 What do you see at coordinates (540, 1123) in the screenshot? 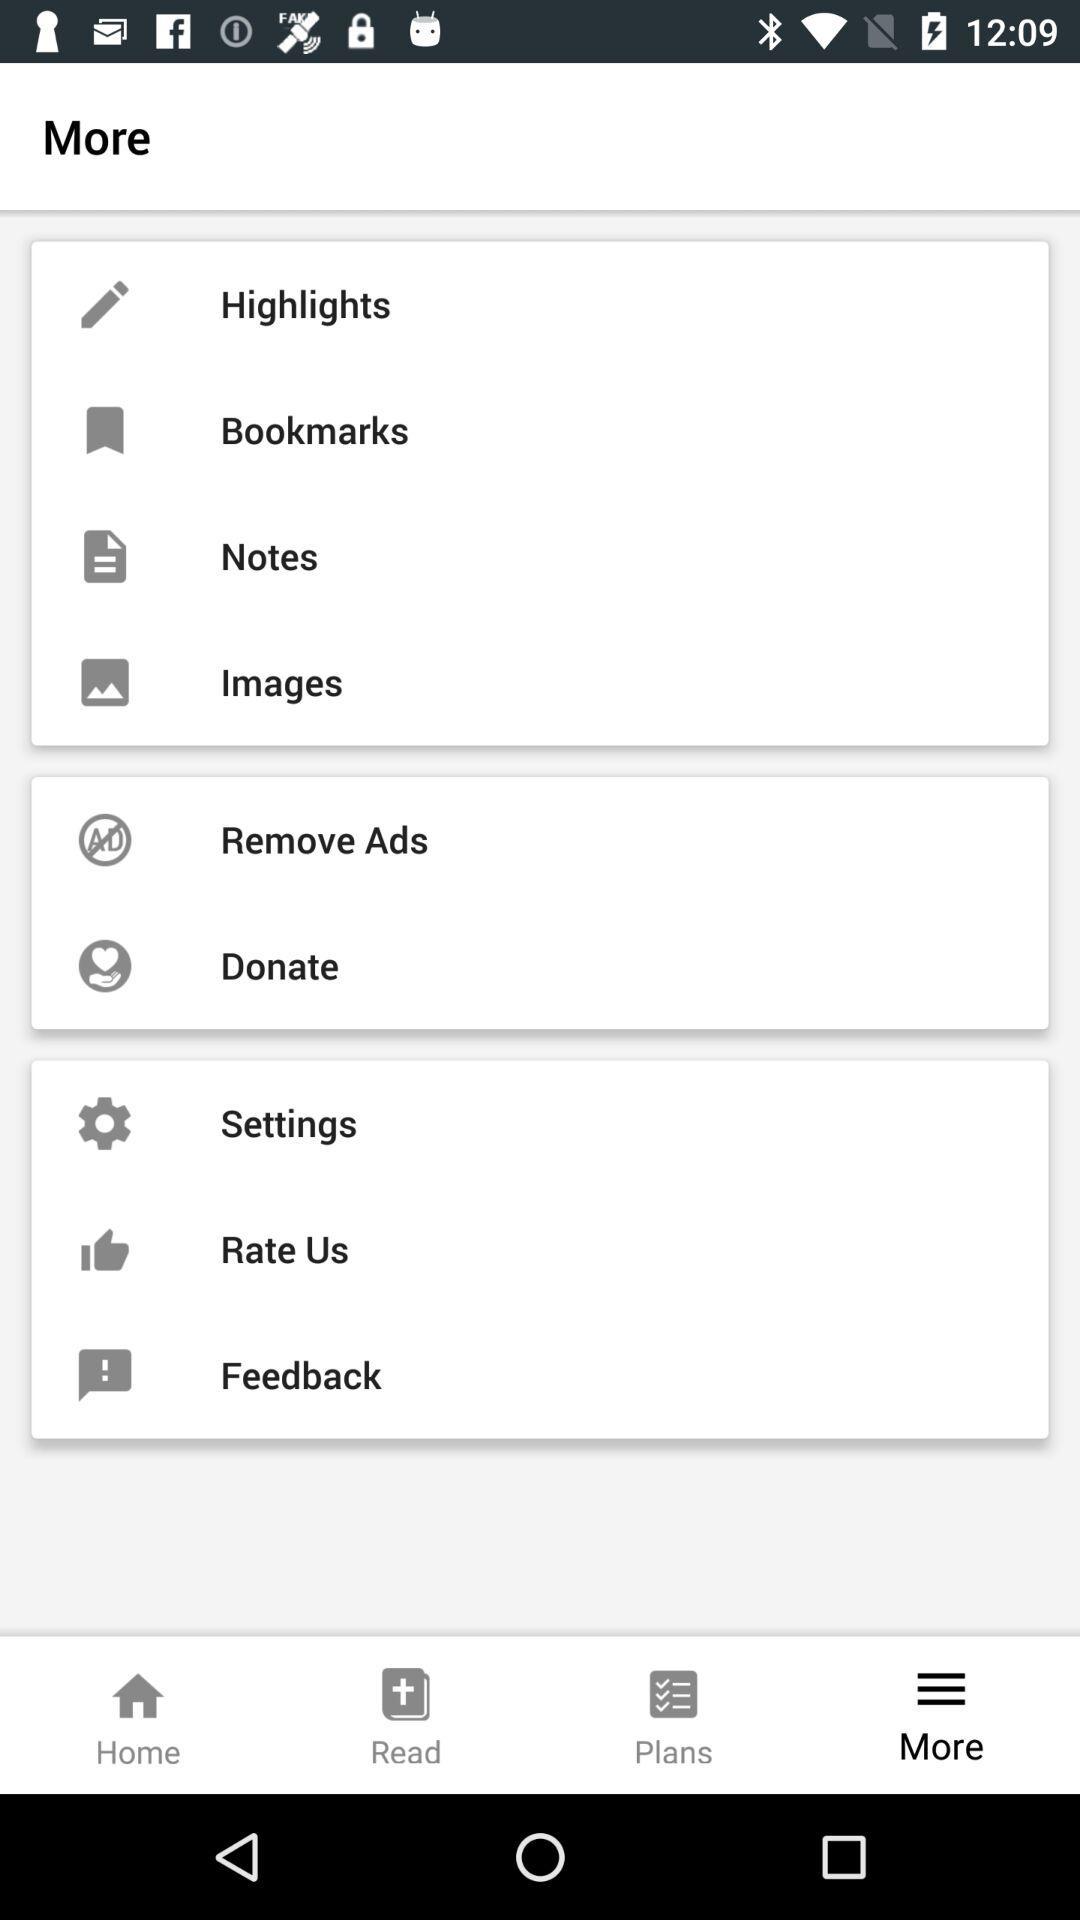
I see `item above the rate us item` at bounding box center [540, 1123].